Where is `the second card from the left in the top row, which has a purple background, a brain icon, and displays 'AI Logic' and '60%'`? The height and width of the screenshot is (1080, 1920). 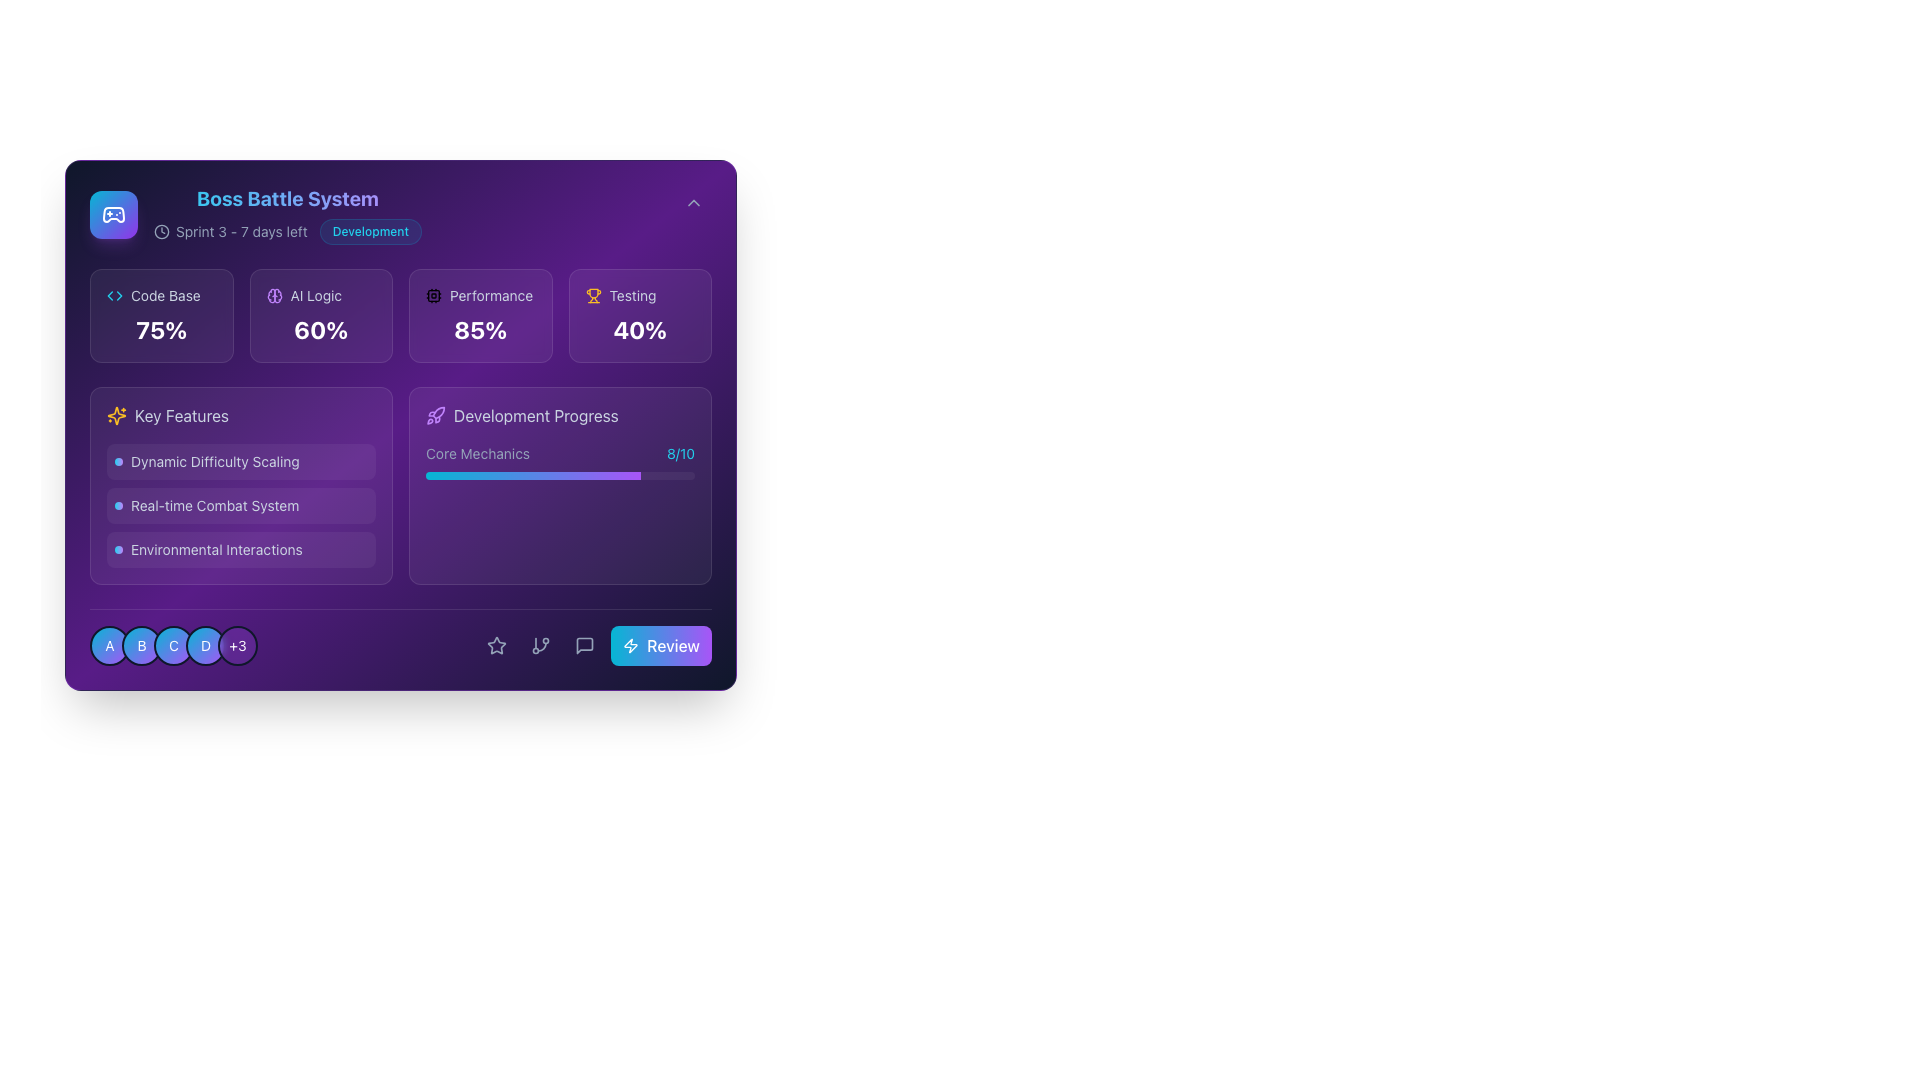 the second card from the left in the top row, which has a purple background, a brain icon, and displays 'AI Logic' and '60%' is located at coordinates (321, 315).